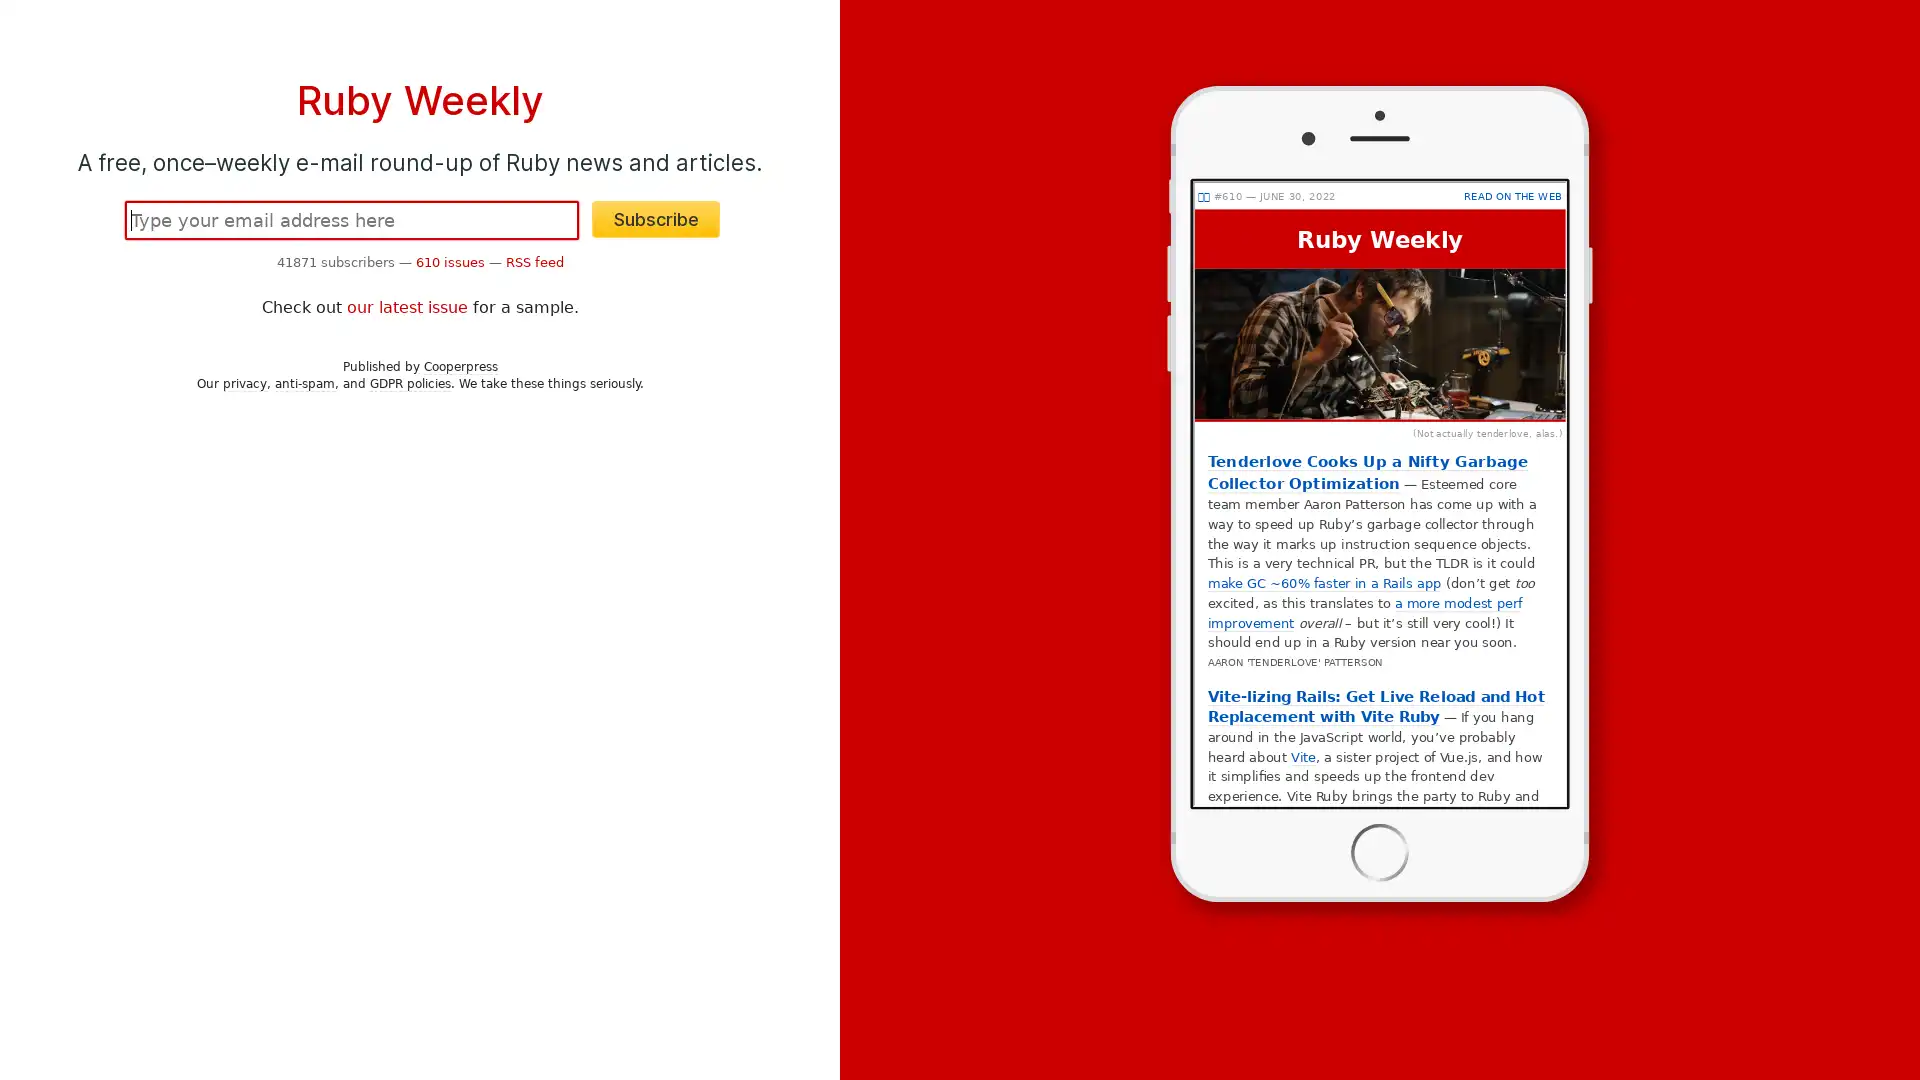  Describe the element at coordinates (656, 219) in the screenshot. I see `Subscribe` at that location.